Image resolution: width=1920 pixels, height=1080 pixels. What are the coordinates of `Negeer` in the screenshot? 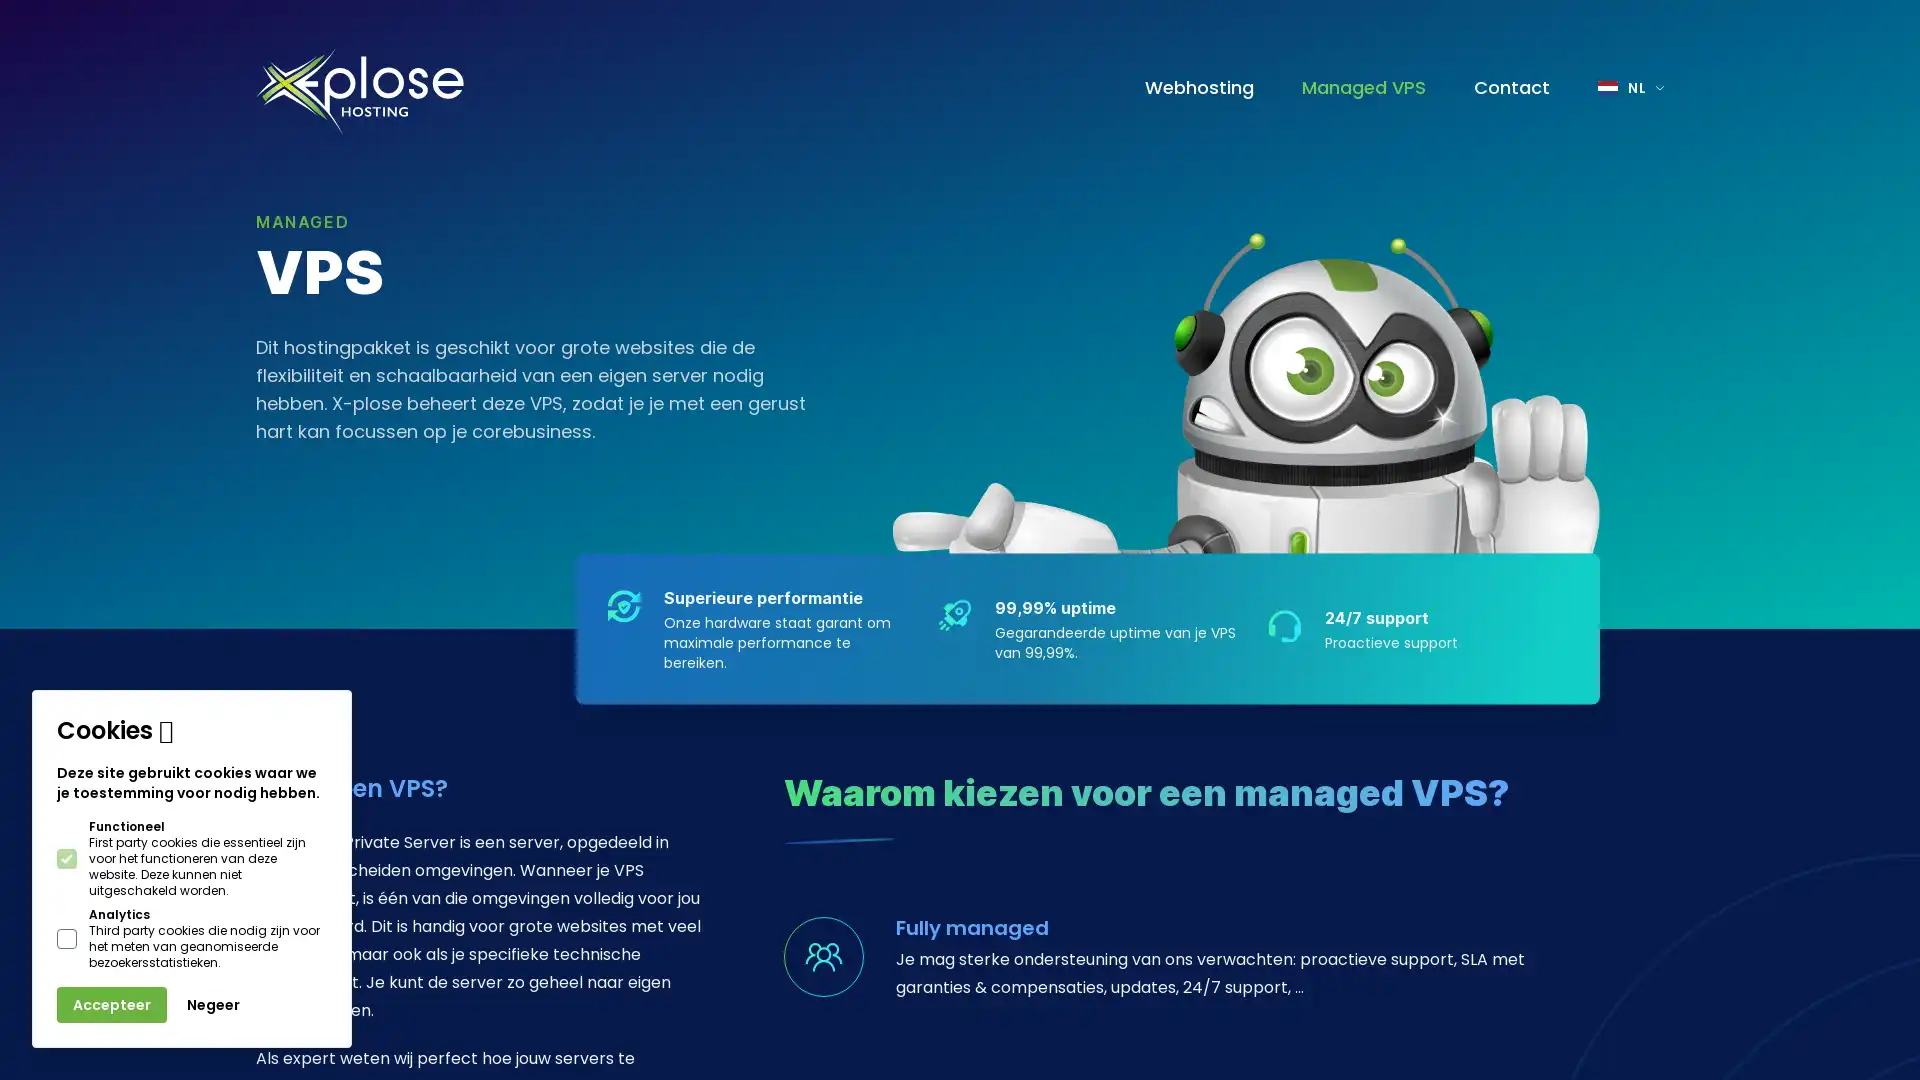 It's located at (213, 1005).